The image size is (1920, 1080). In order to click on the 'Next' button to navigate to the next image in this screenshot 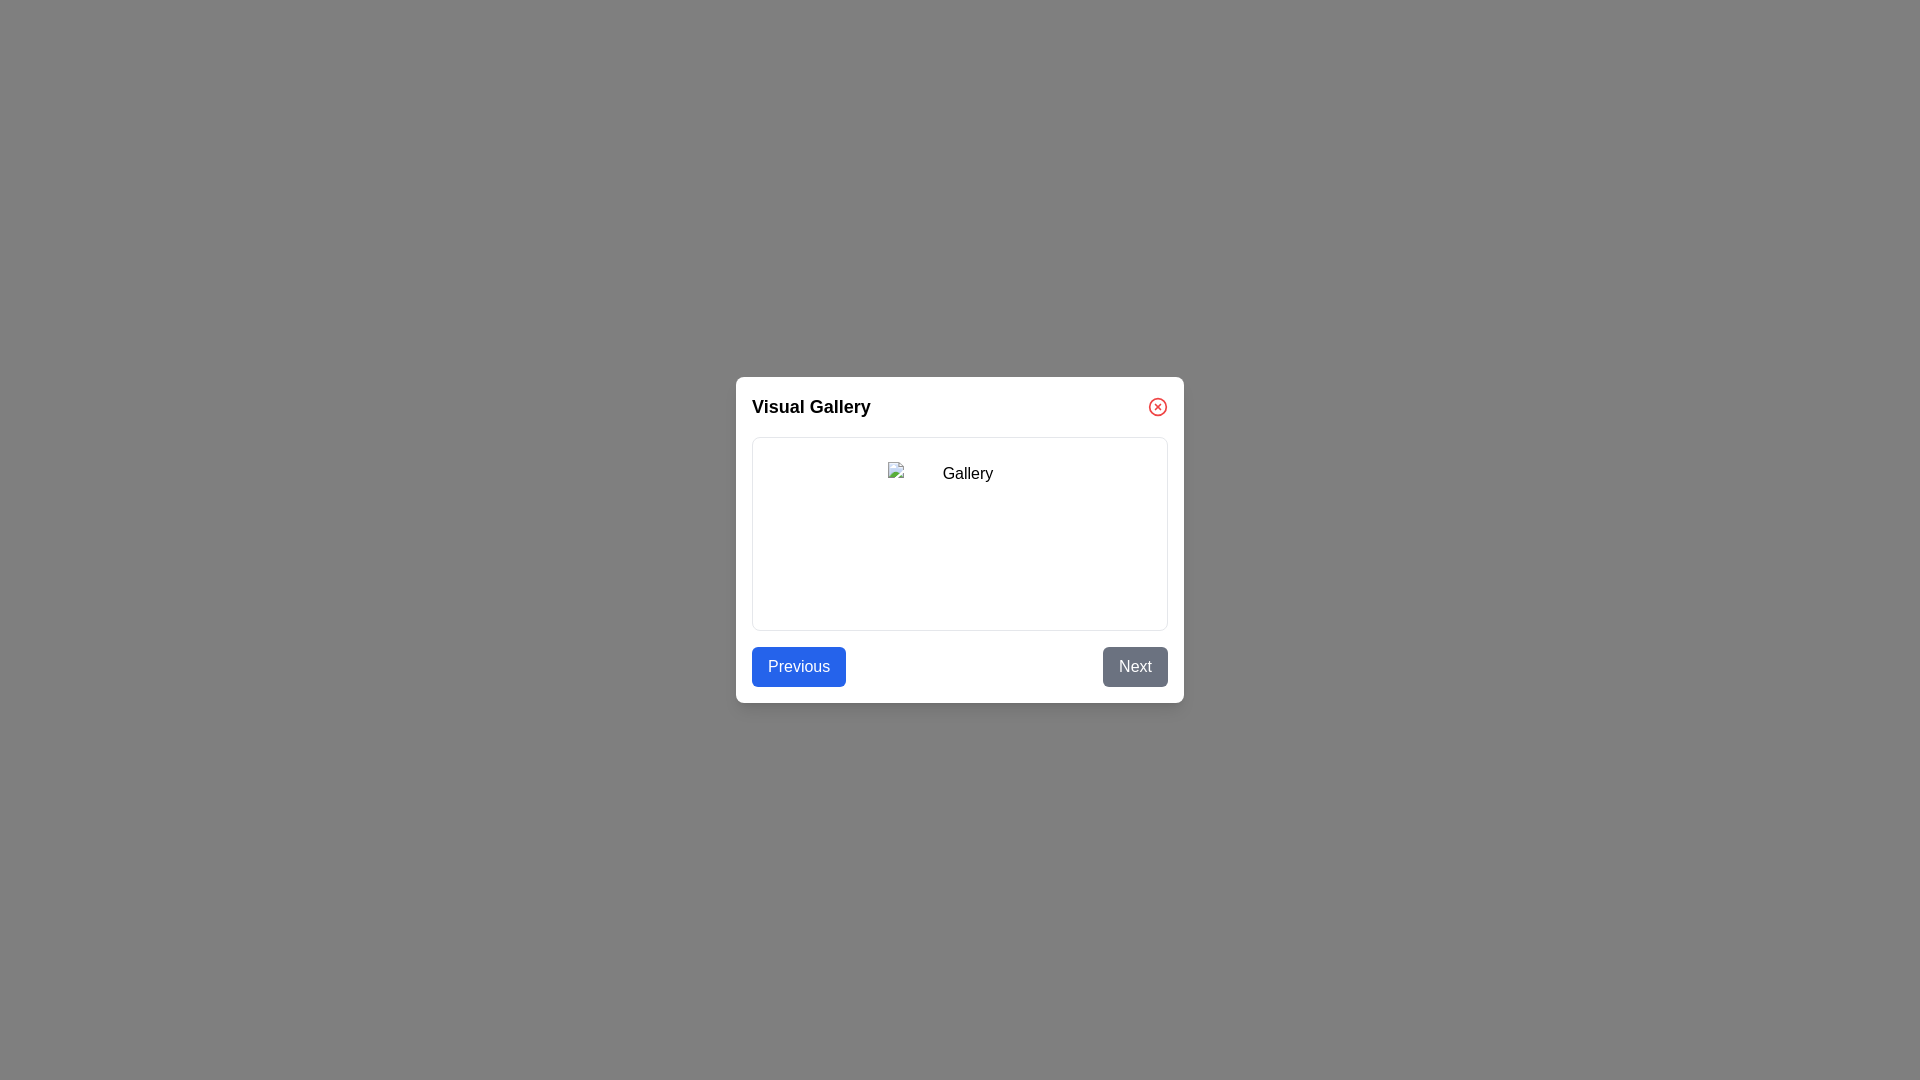, I will do `click(1134, 667)`.